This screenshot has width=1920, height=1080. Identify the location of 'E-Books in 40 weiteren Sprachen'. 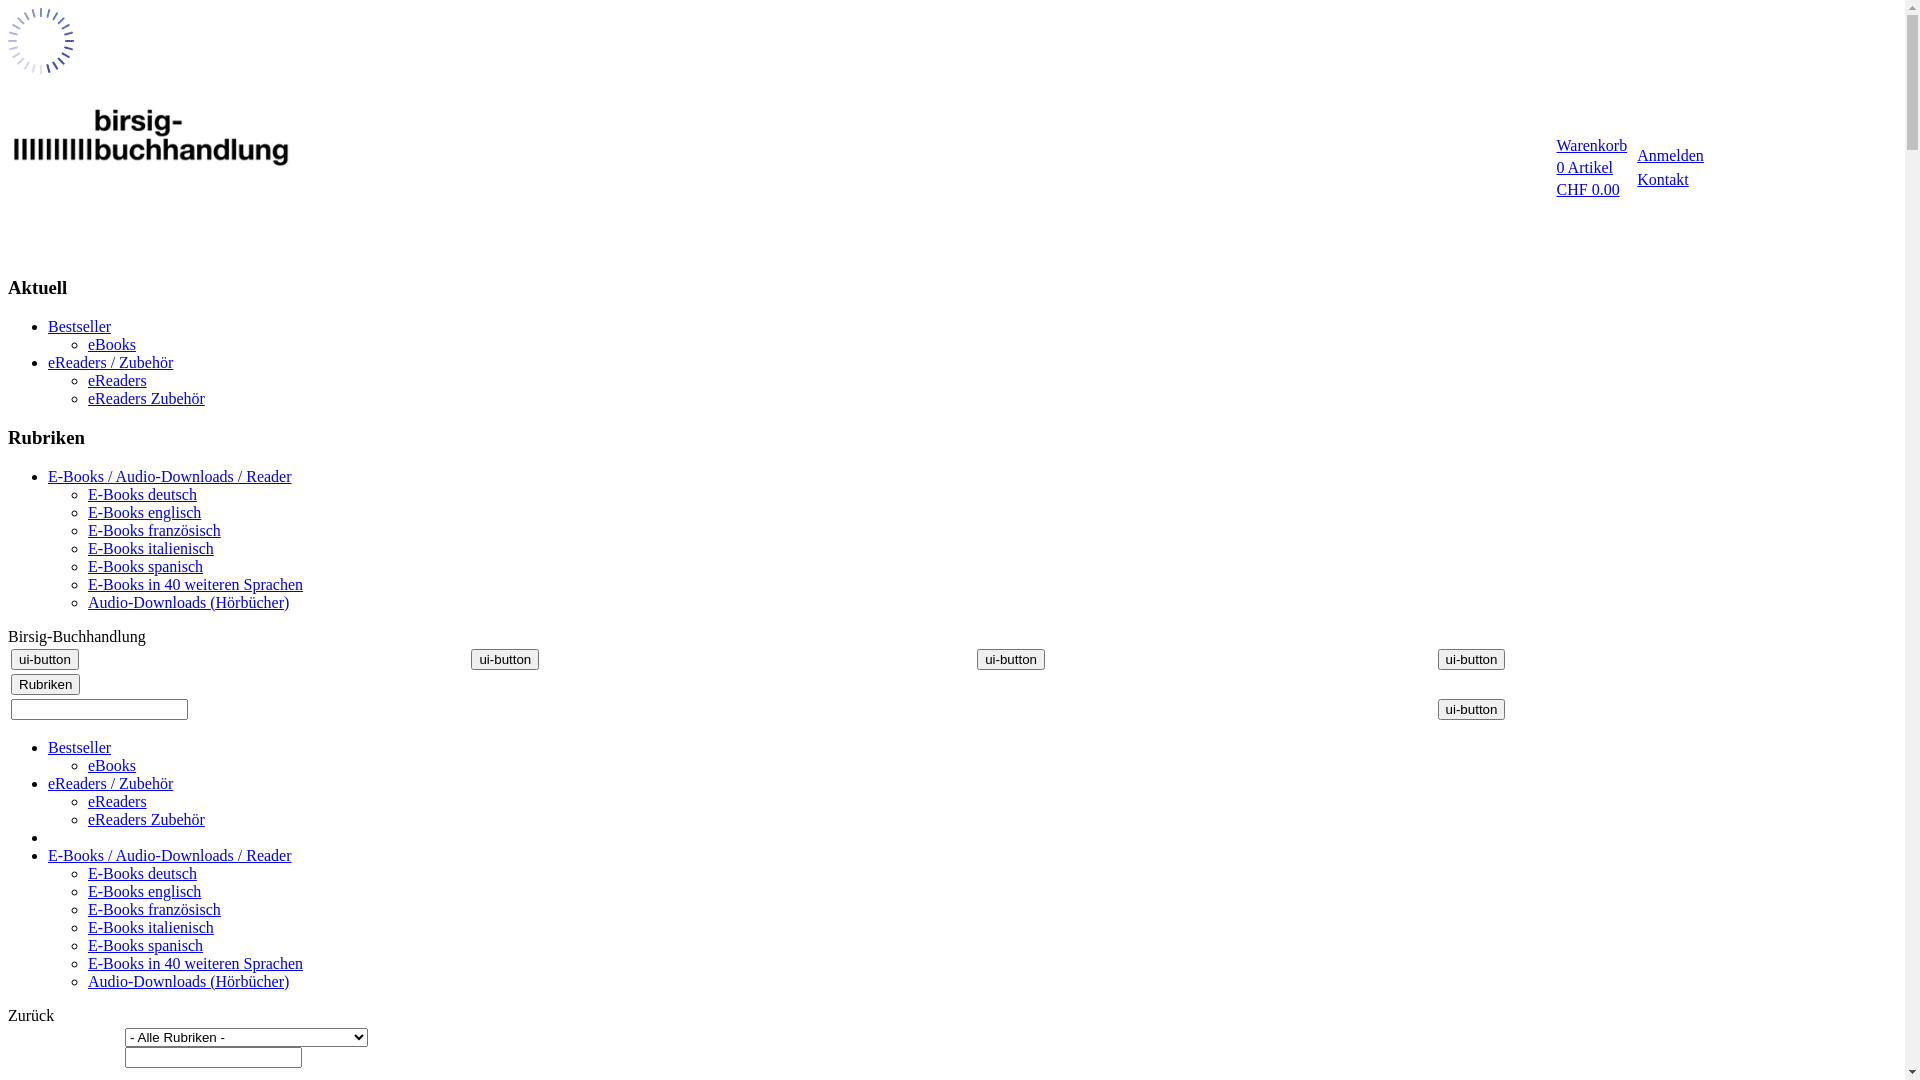
(195, 962).